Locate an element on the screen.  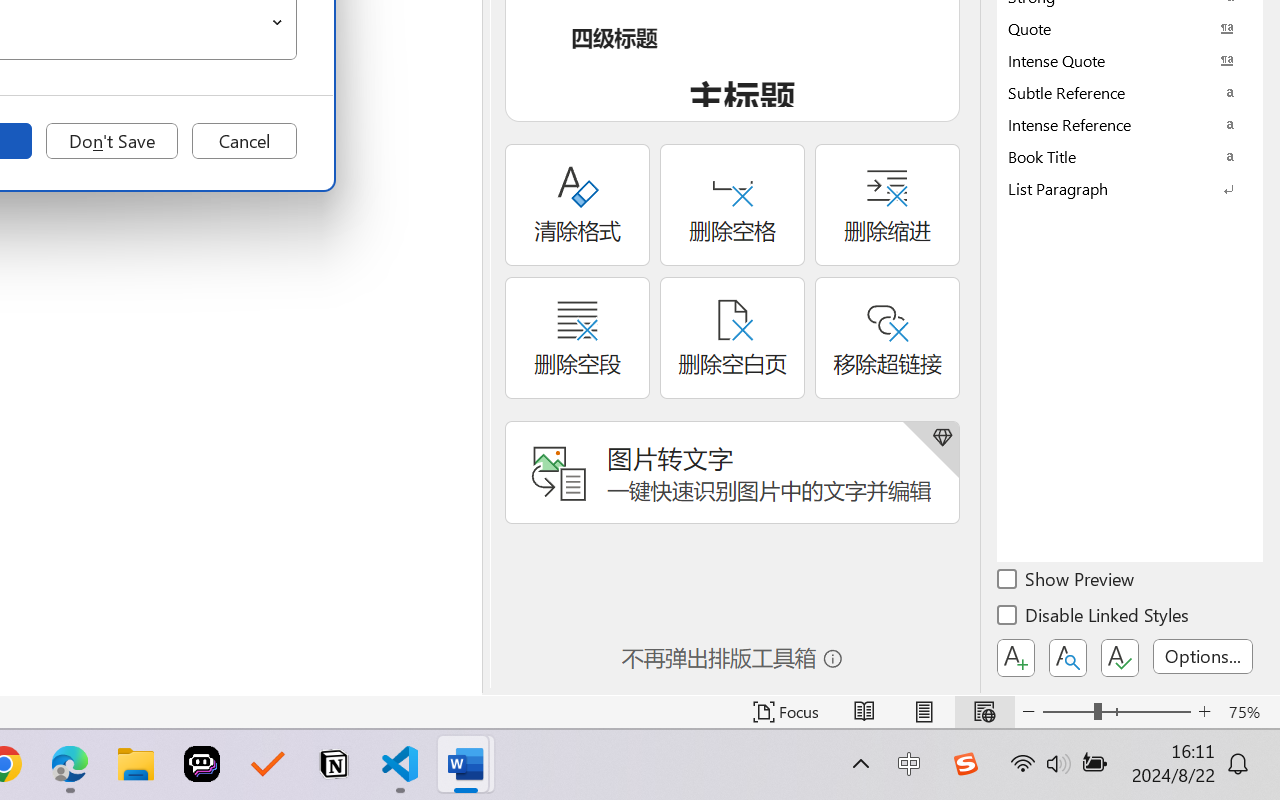
'Quote' is located at coordinates (1130, 28).